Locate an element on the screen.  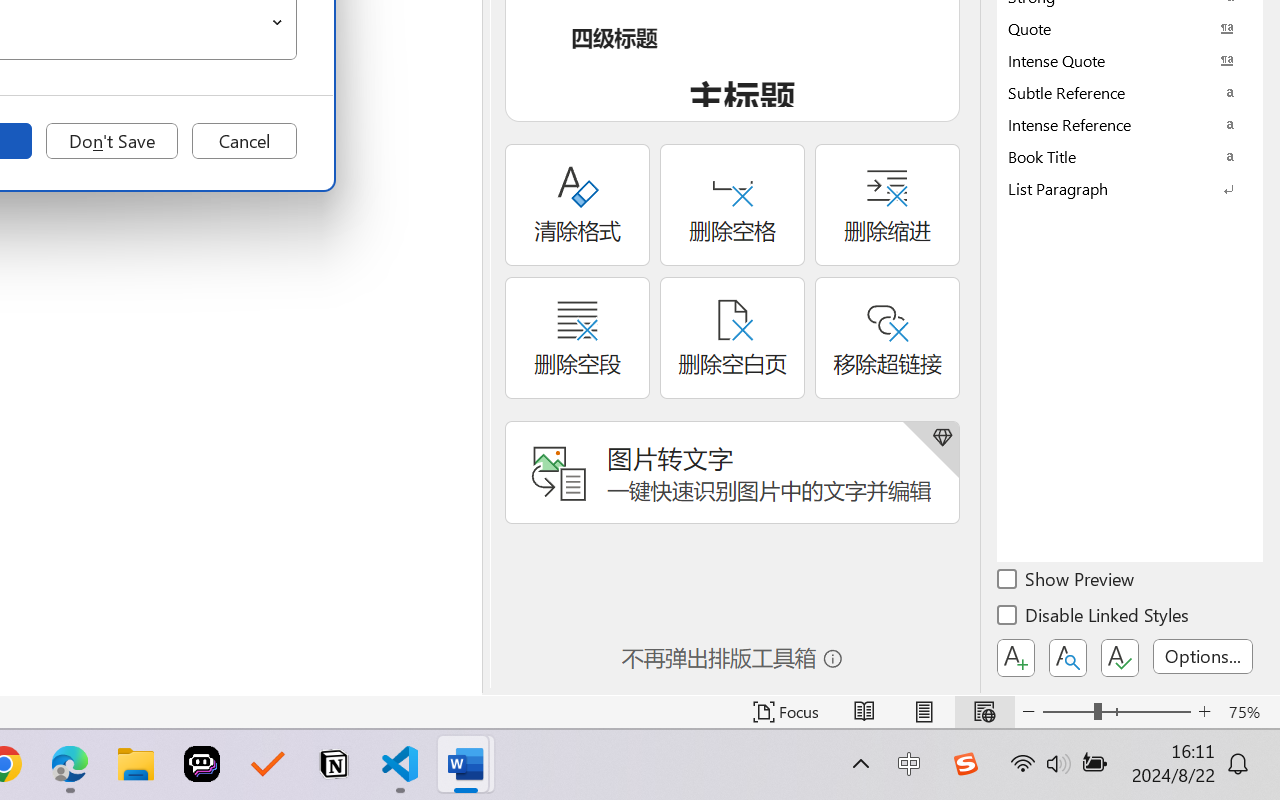
'Quote' is located at coordinates (1130, 28).